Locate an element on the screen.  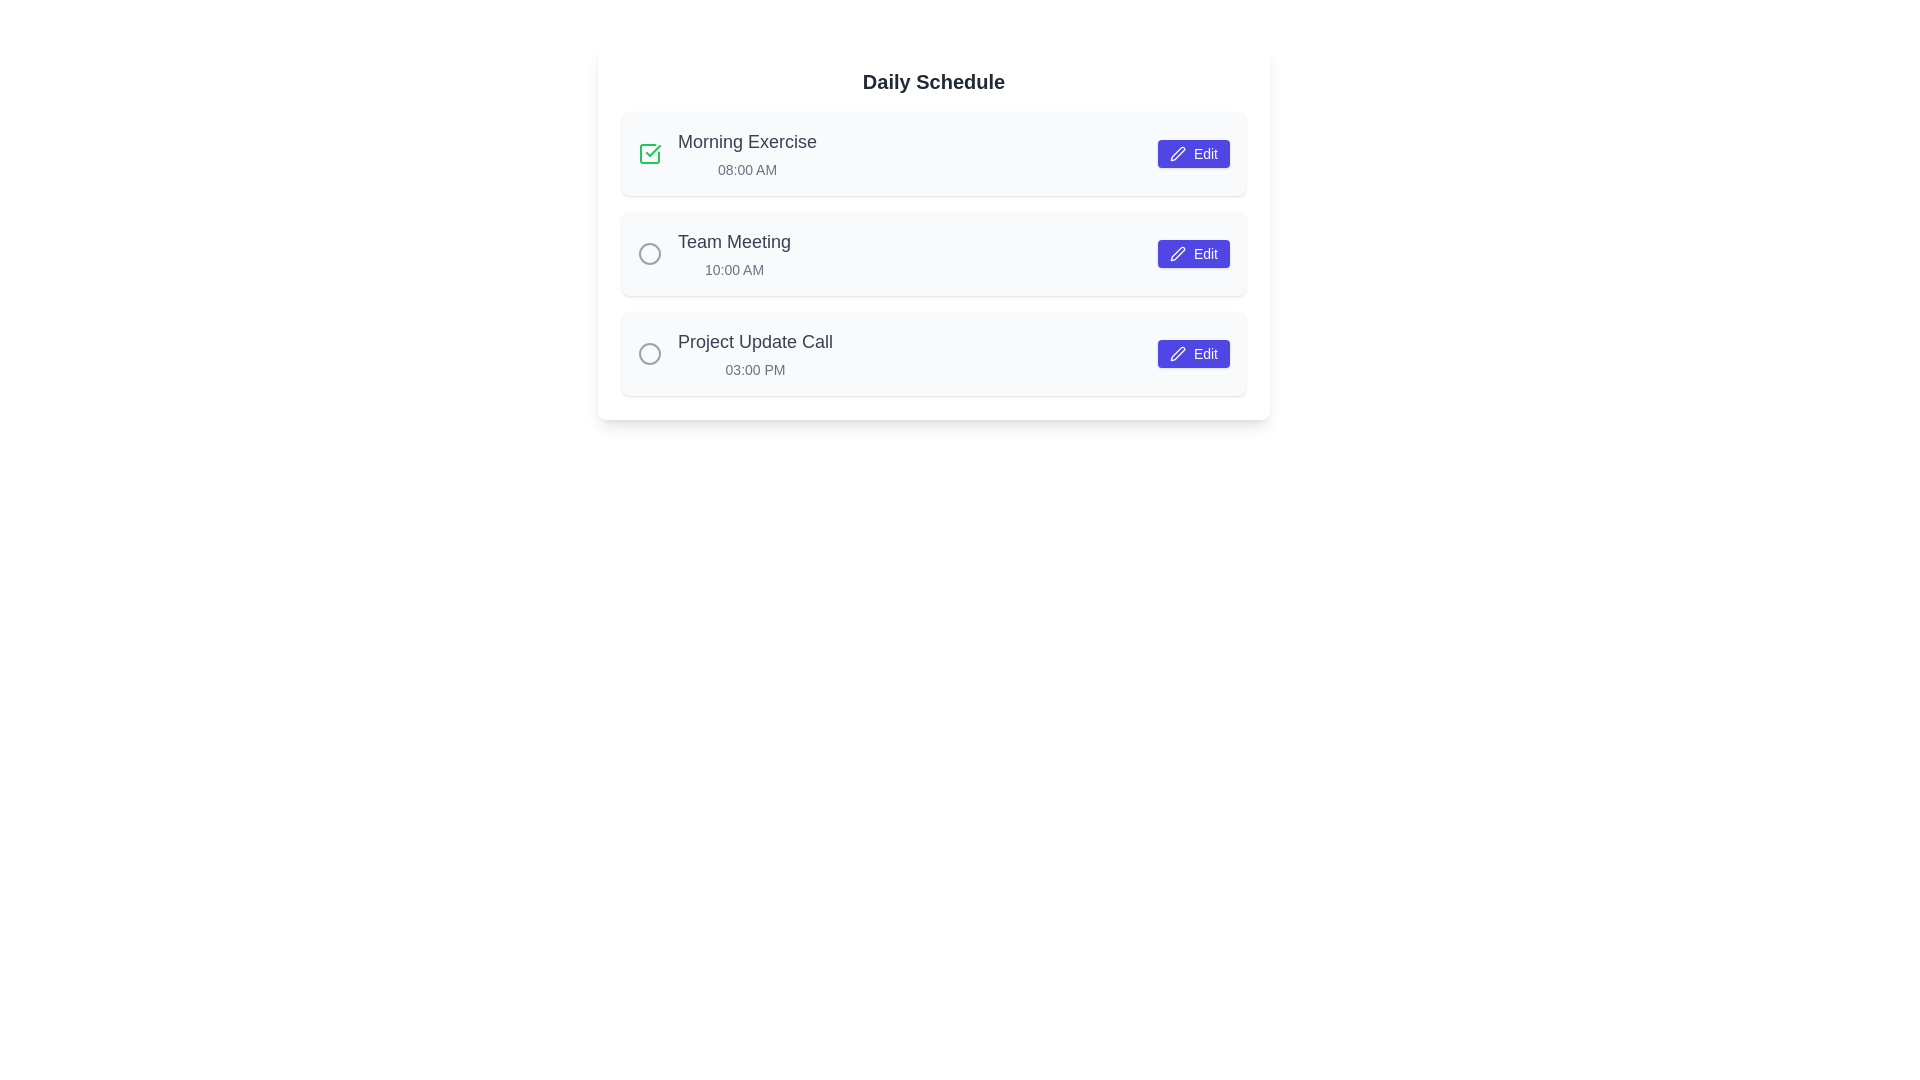
the text 'Morning Exercise' is located at coordinates (746, 141).